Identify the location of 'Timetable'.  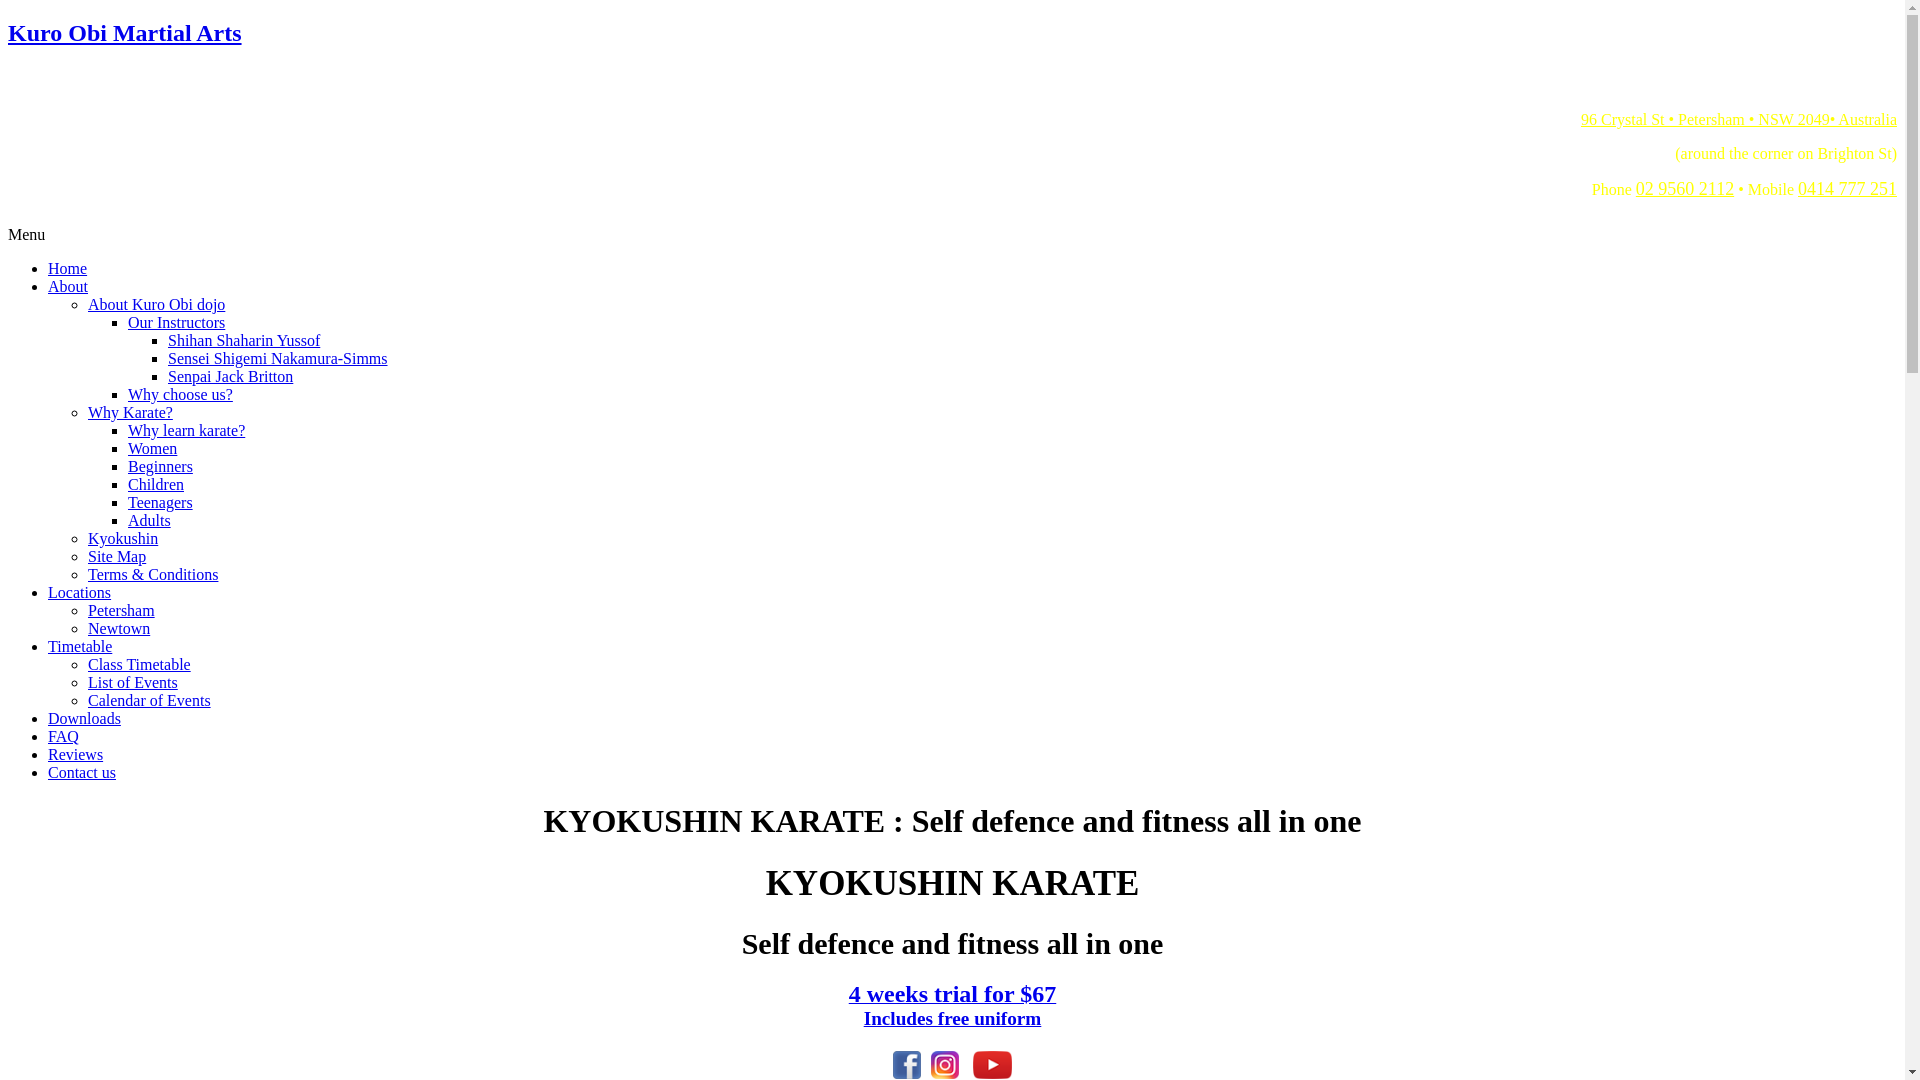
(48, 646).